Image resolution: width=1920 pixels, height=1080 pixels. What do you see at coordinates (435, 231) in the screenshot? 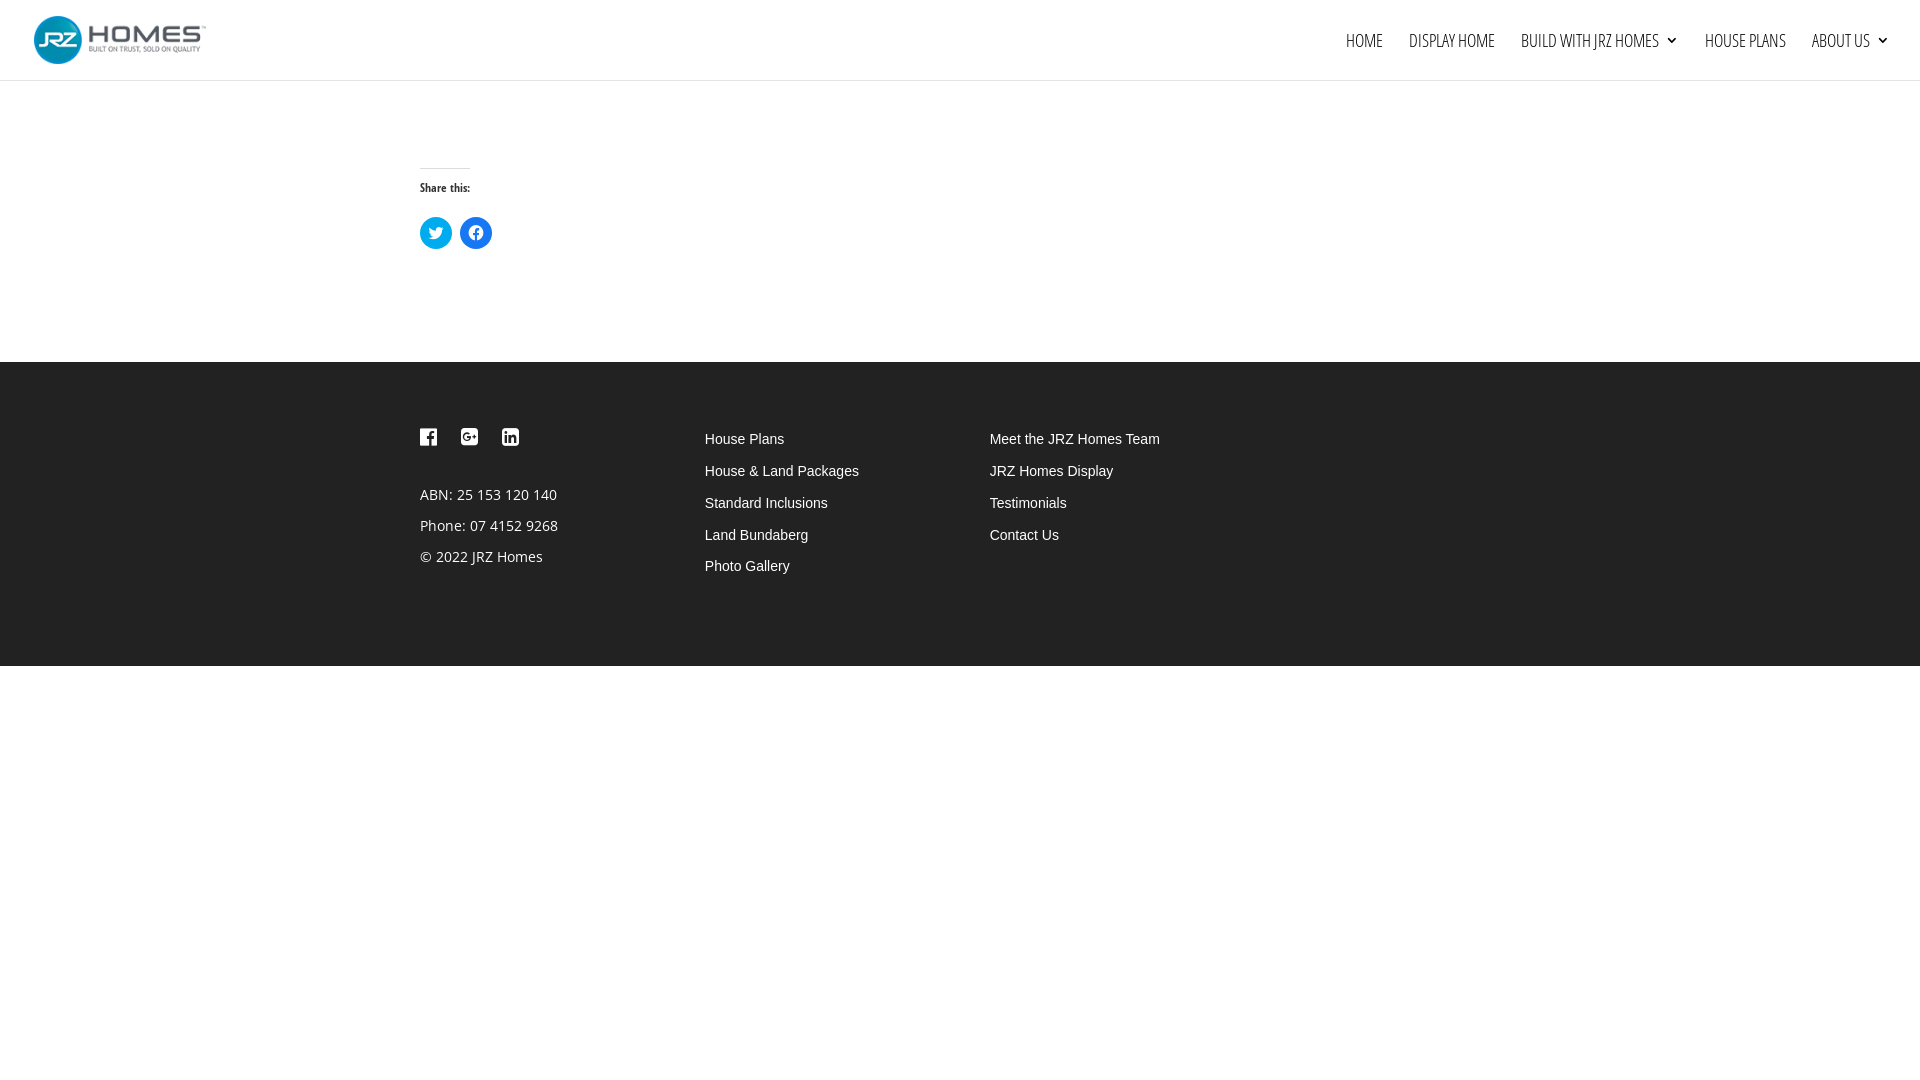
I see `'Click to share on Twitter (Opens in new window)'` at bounding box center [435, 231].